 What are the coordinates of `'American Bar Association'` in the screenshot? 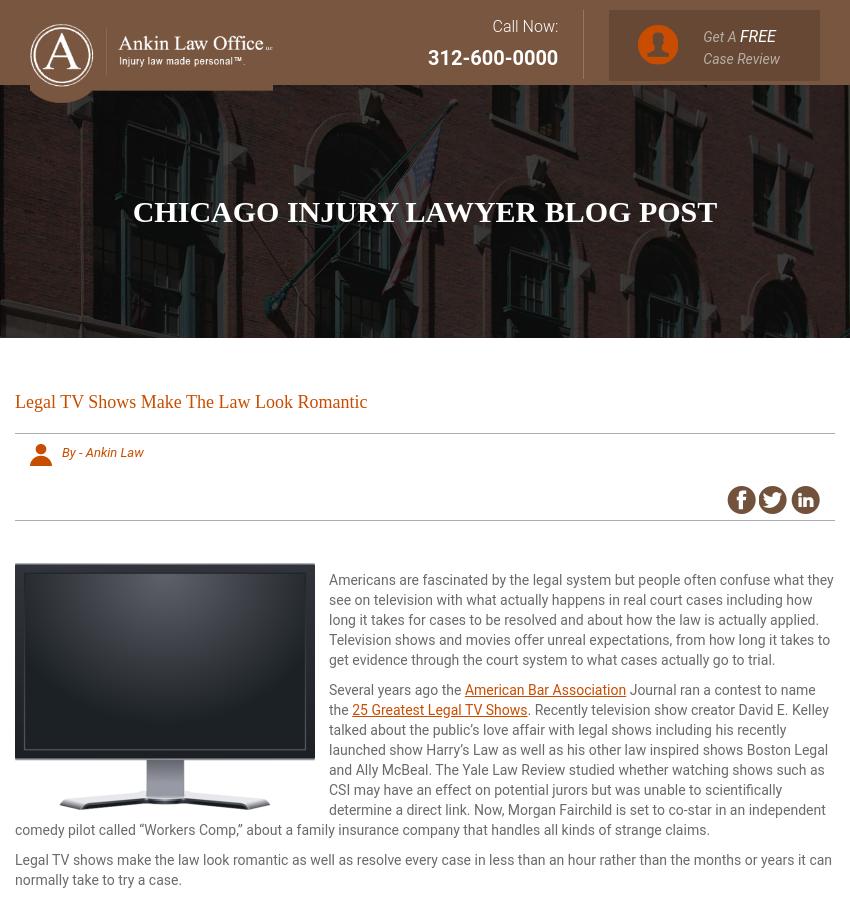 It's located at (544, 689).